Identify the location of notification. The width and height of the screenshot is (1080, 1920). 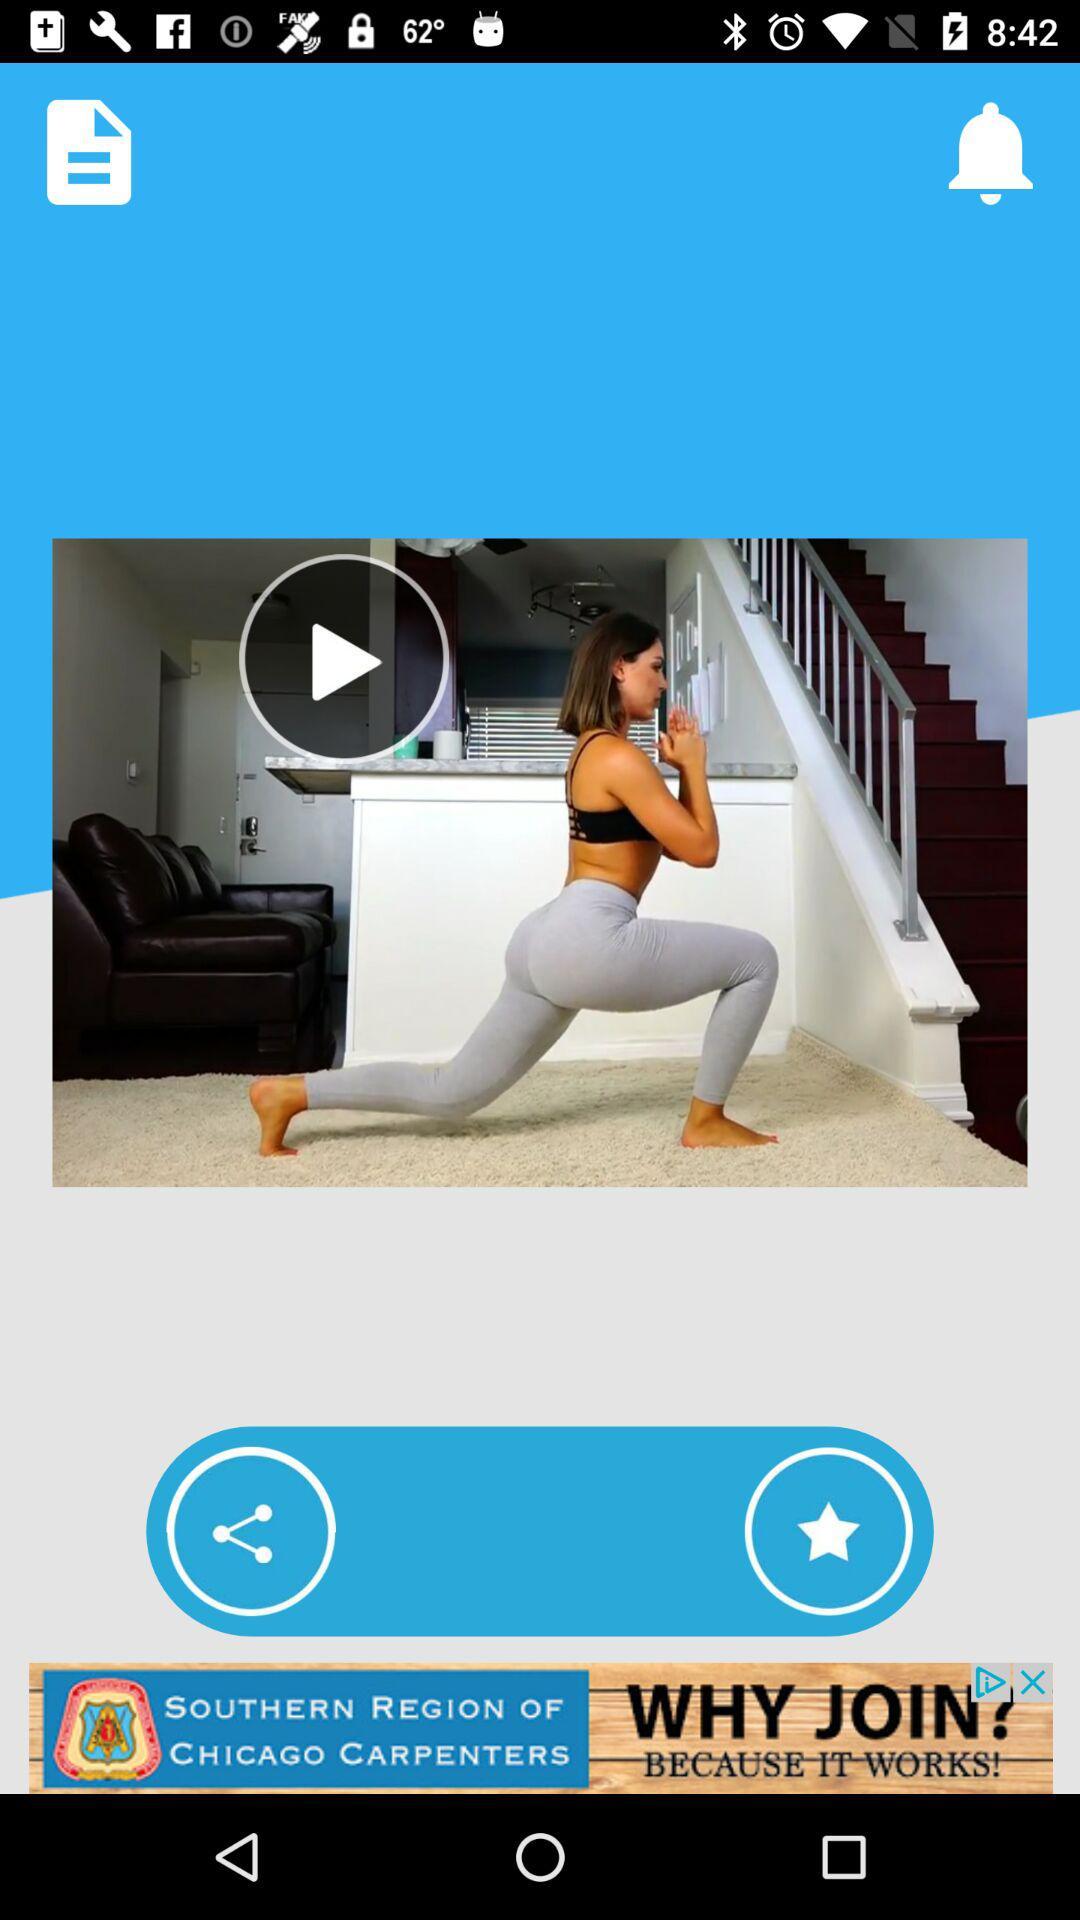
(990, 151).